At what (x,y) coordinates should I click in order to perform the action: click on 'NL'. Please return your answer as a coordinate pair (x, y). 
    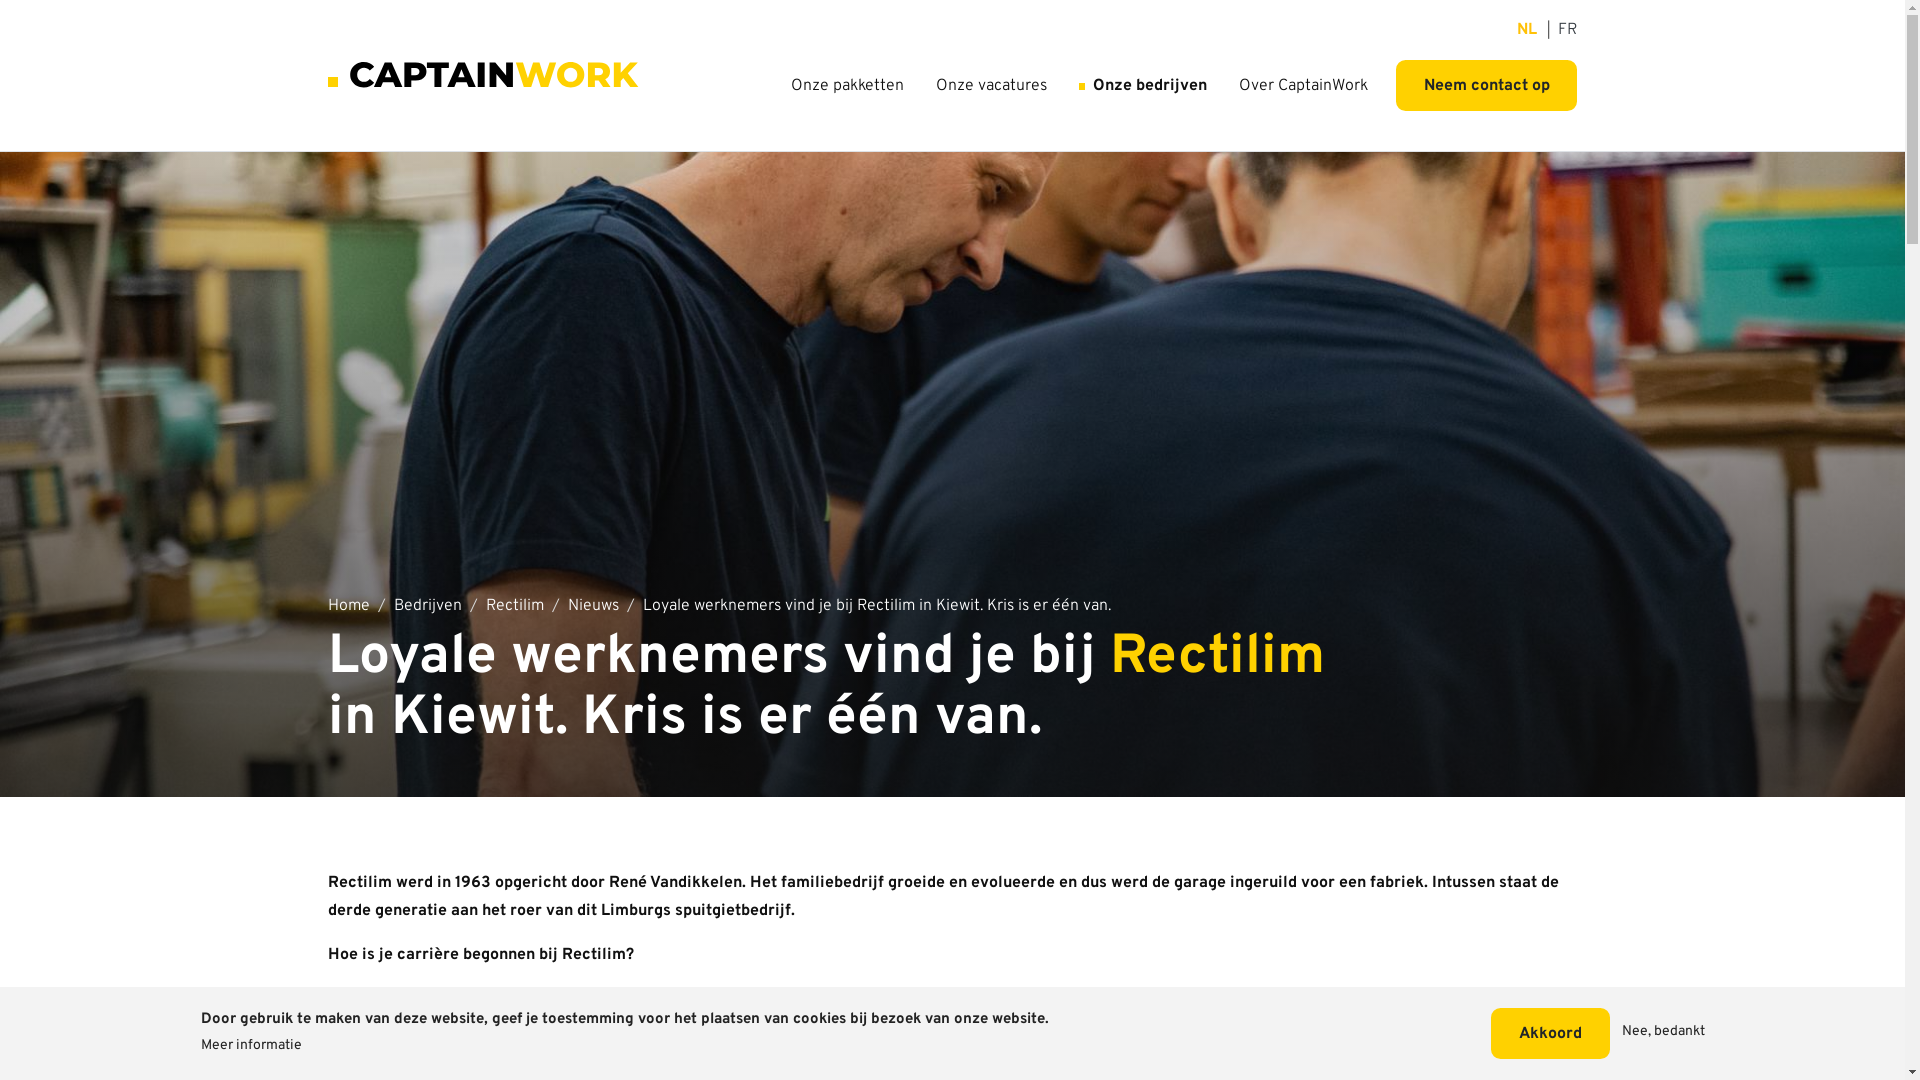
    Looking at the image, I should click on (1525, 30).